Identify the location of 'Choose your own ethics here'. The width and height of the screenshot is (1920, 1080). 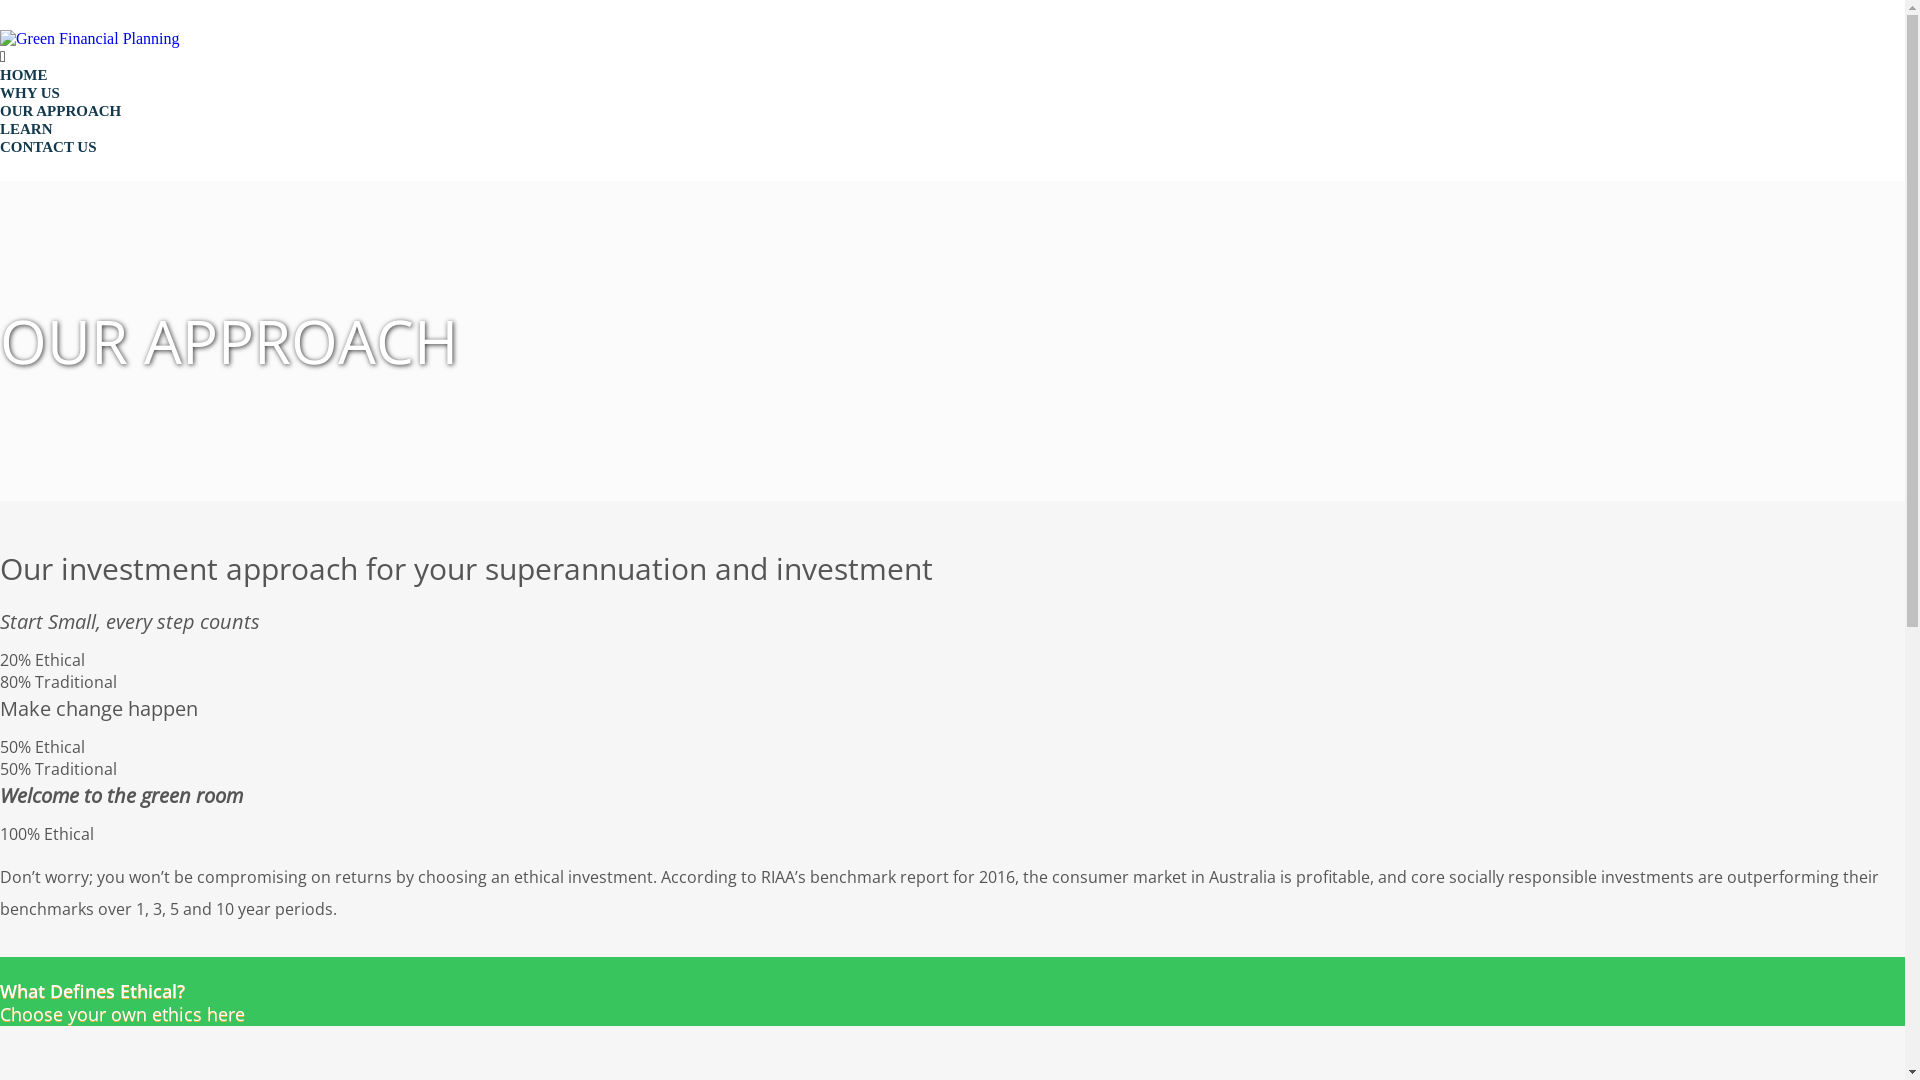
(0, 991).